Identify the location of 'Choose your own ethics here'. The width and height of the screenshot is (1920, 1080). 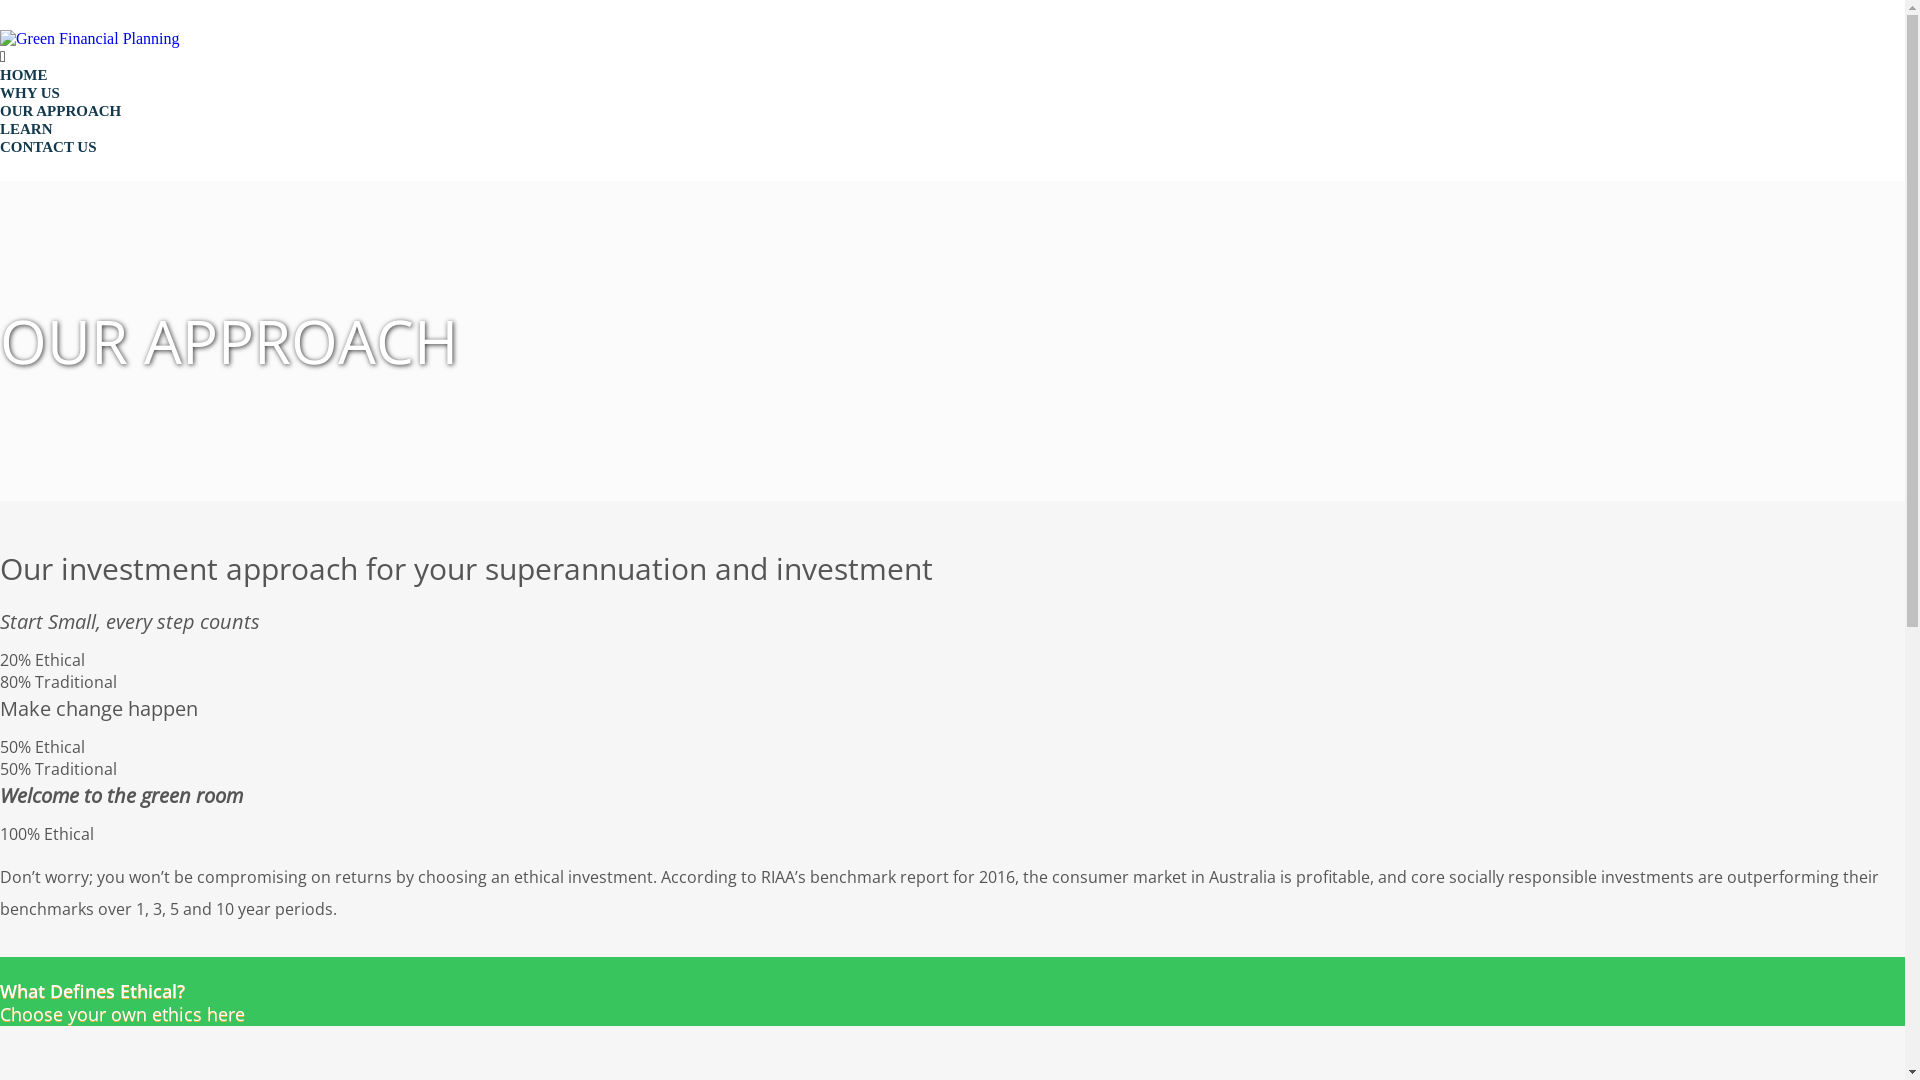
(0, 991).